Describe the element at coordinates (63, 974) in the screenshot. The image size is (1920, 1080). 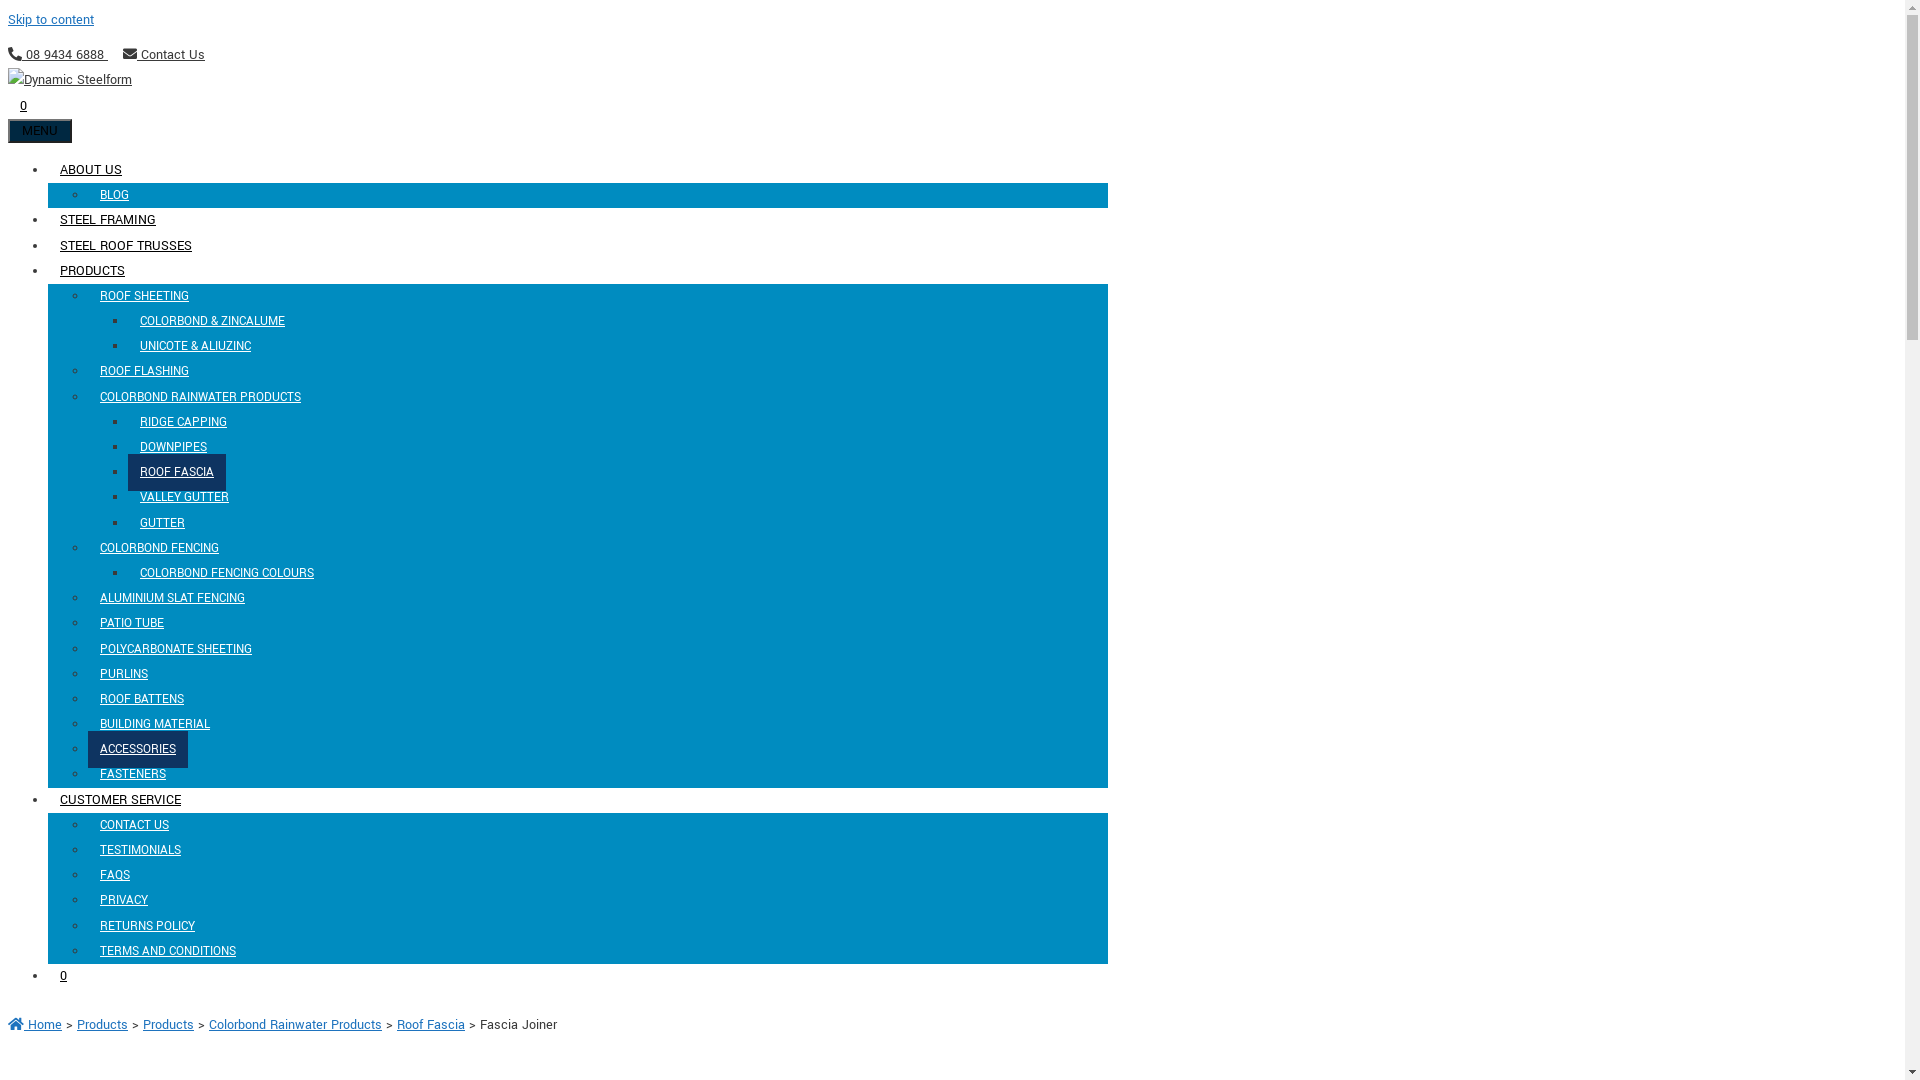
I see `'0'` at that location.